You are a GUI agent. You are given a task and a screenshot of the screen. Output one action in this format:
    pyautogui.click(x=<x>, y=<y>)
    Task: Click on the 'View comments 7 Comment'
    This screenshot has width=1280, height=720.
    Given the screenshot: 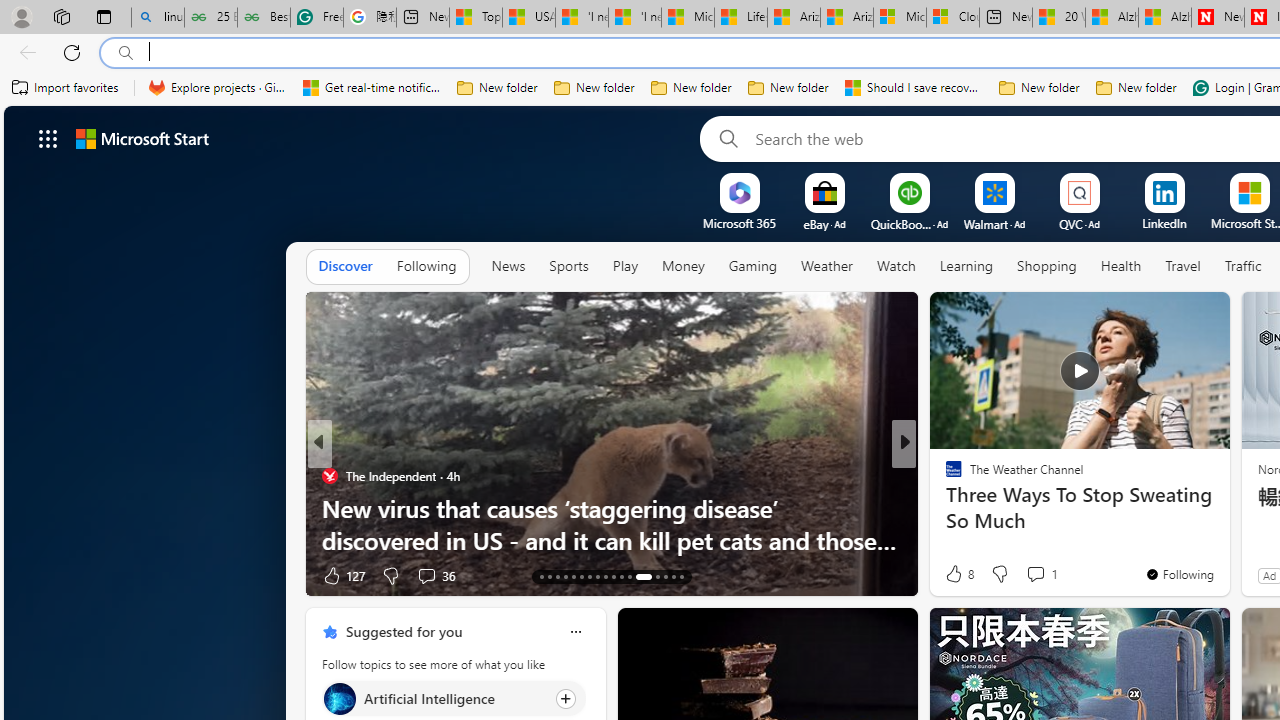 What is the action you would take?
    pyautogui.click(x=1040, y=575)
    